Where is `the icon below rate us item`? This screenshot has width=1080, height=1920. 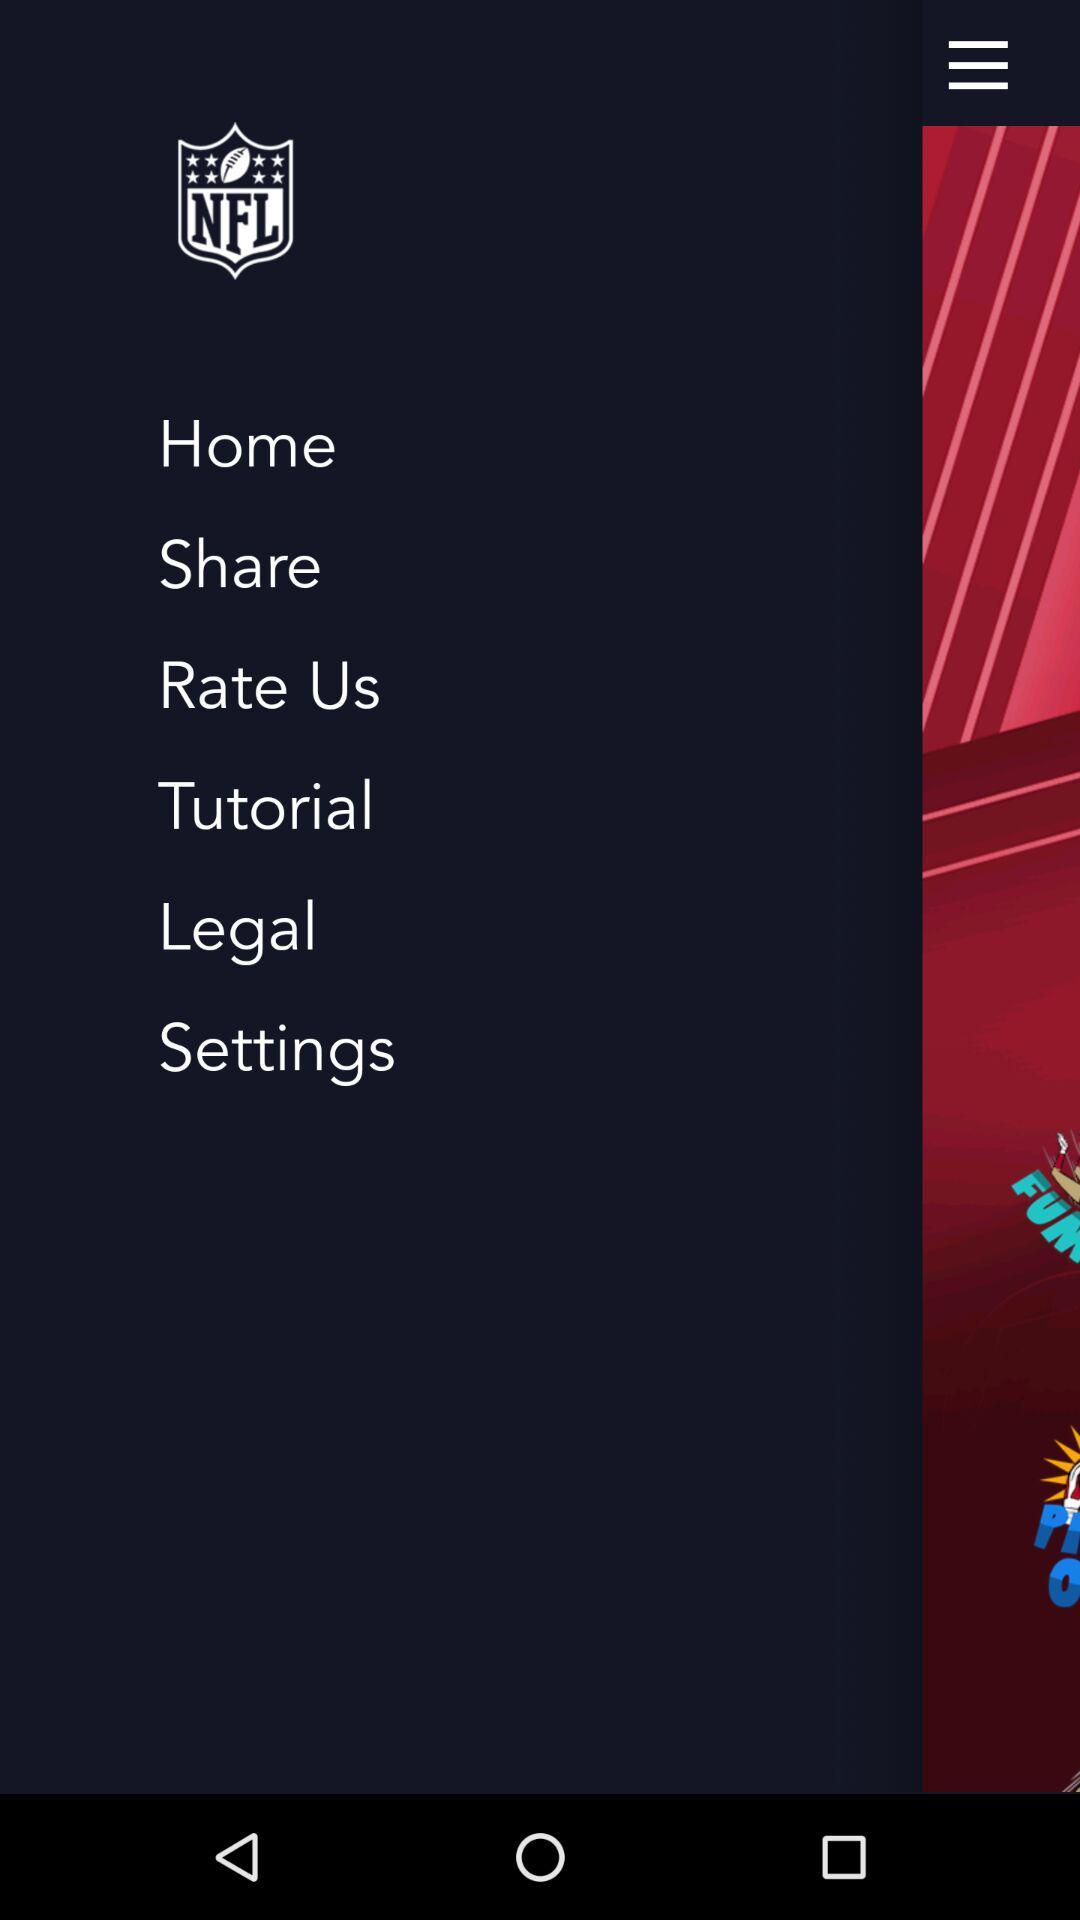 the icon below rate us item is located at coordinates (265, 807).